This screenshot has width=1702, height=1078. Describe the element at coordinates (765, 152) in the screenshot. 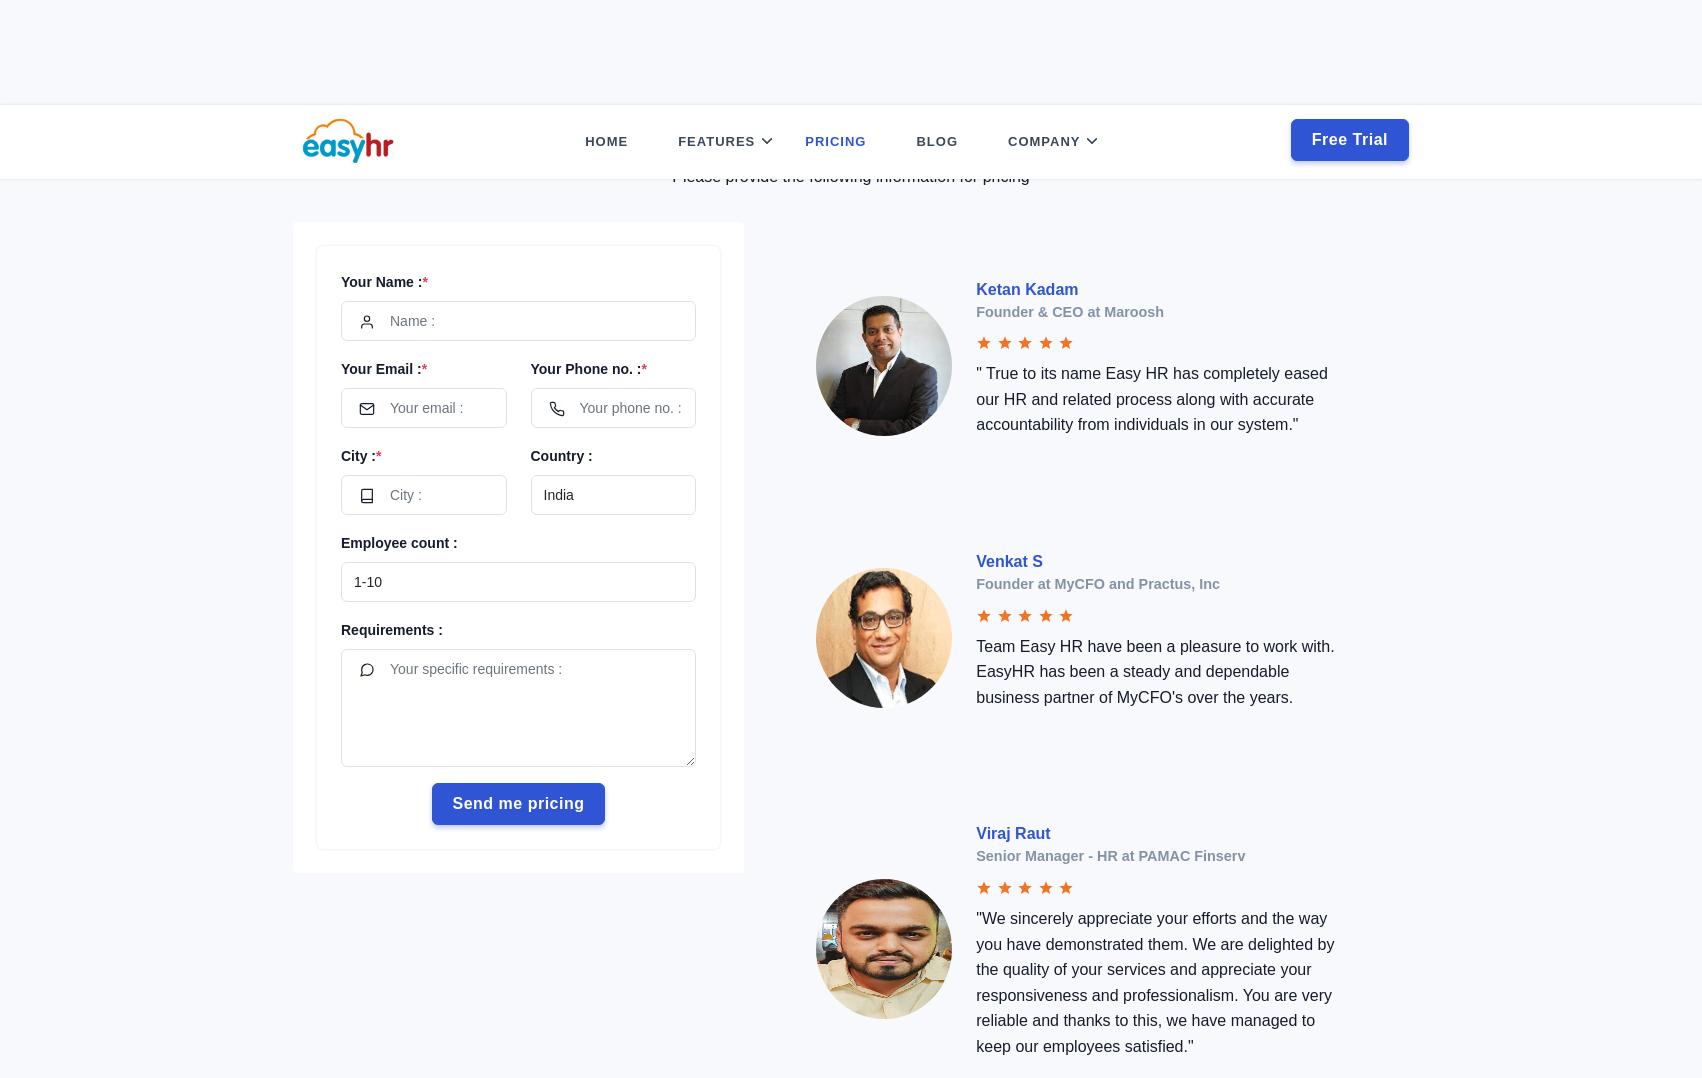

I see `'Attendance Management'` at that location.